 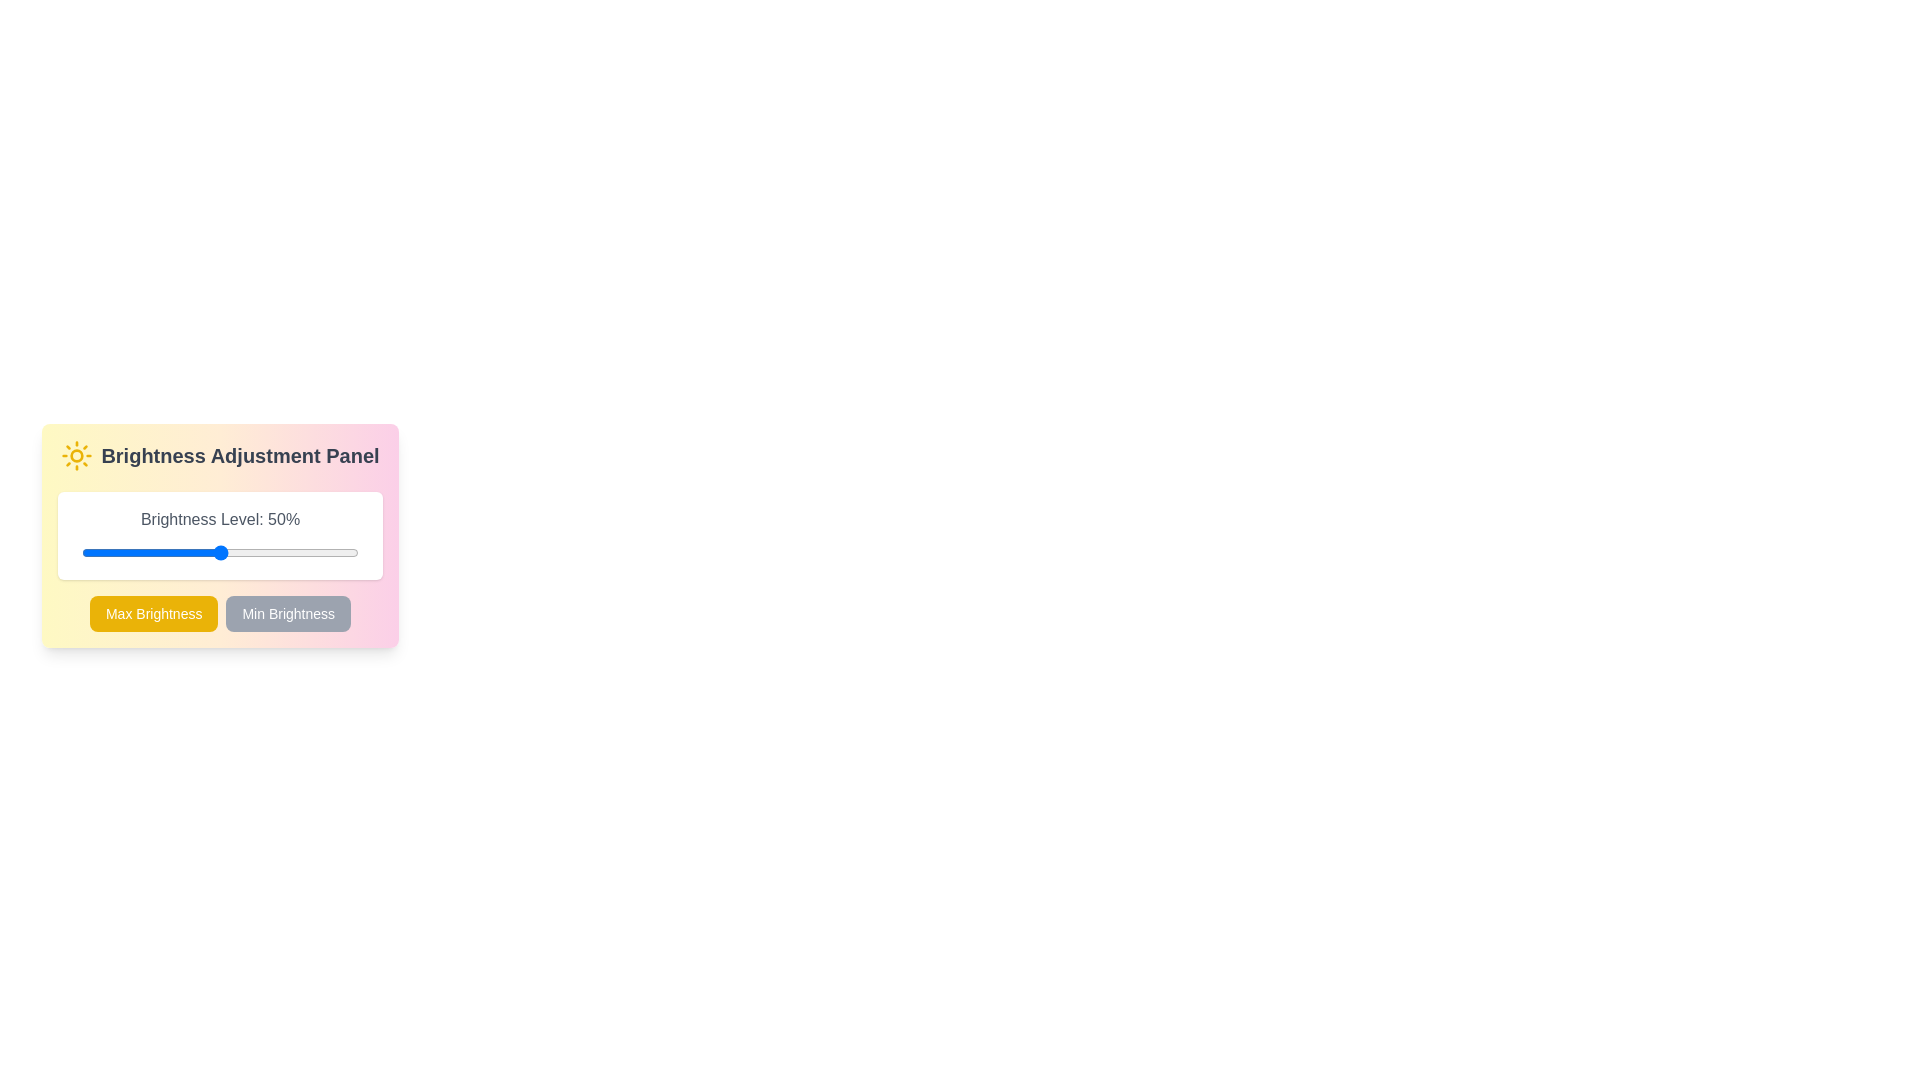 I want to click on the brightness level text to select it, so click(x=220, y=519).